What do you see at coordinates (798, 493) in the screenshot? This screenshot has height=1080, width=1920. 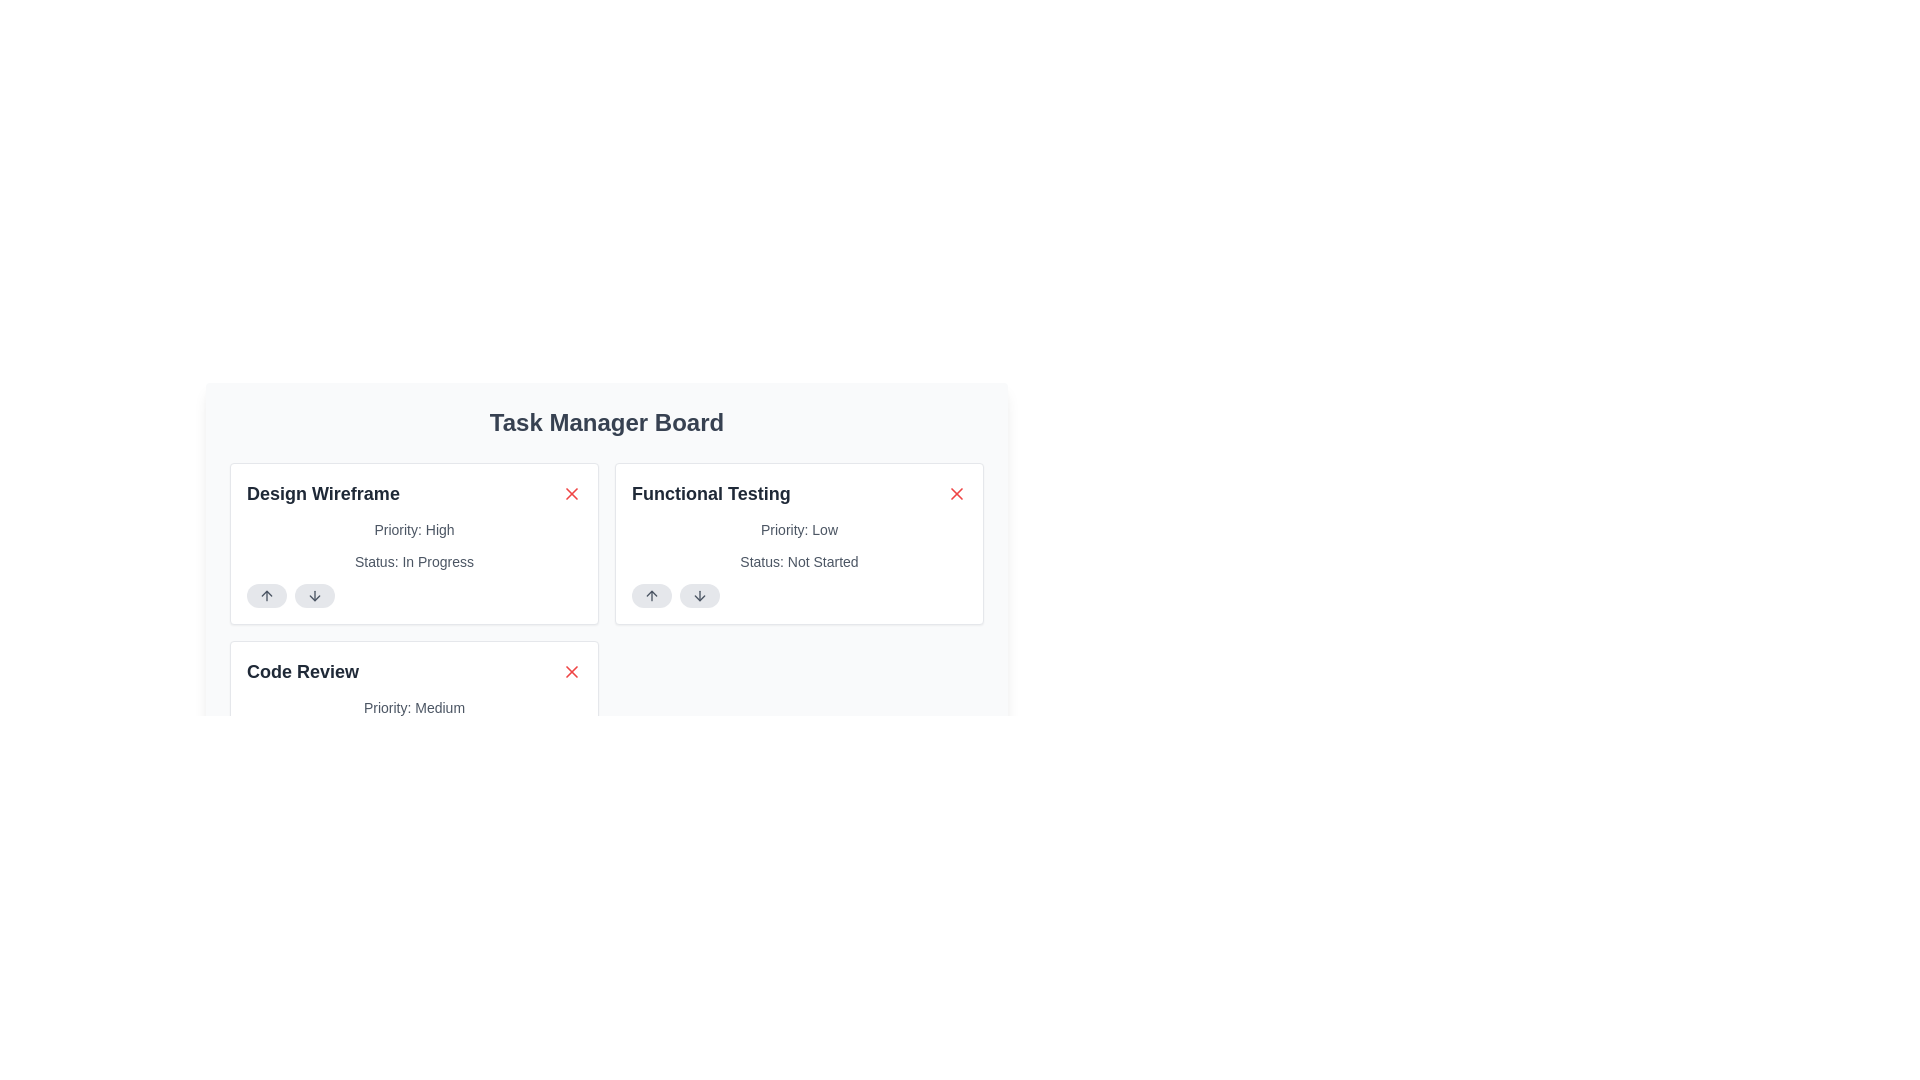 I see `the text of the title label of the task card located at the top left of the 'Task Manager Board' interface` at bounding box center [798, 493].